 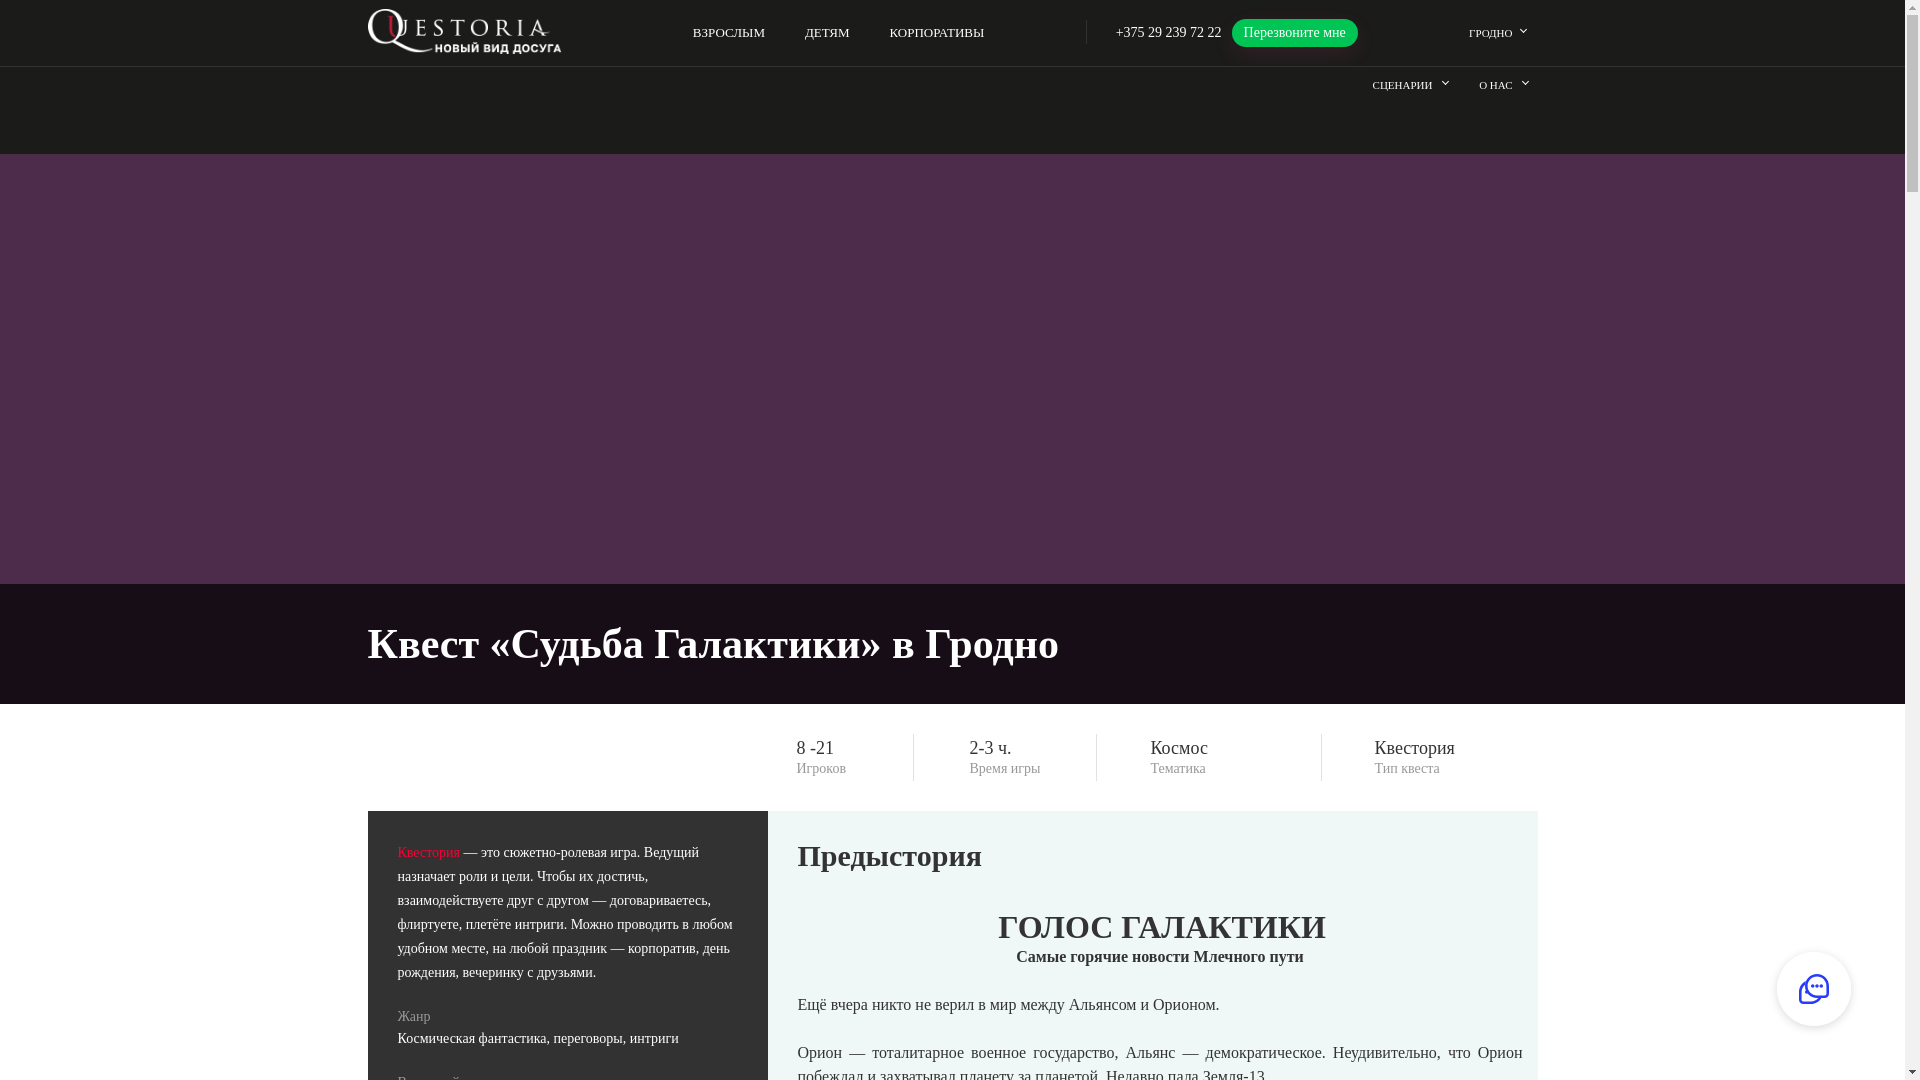 What do you see at coordinates (1169, 32) in the screenshot?
I see `'+375 29 239 72 22'` at bounding box center [1169, 32].